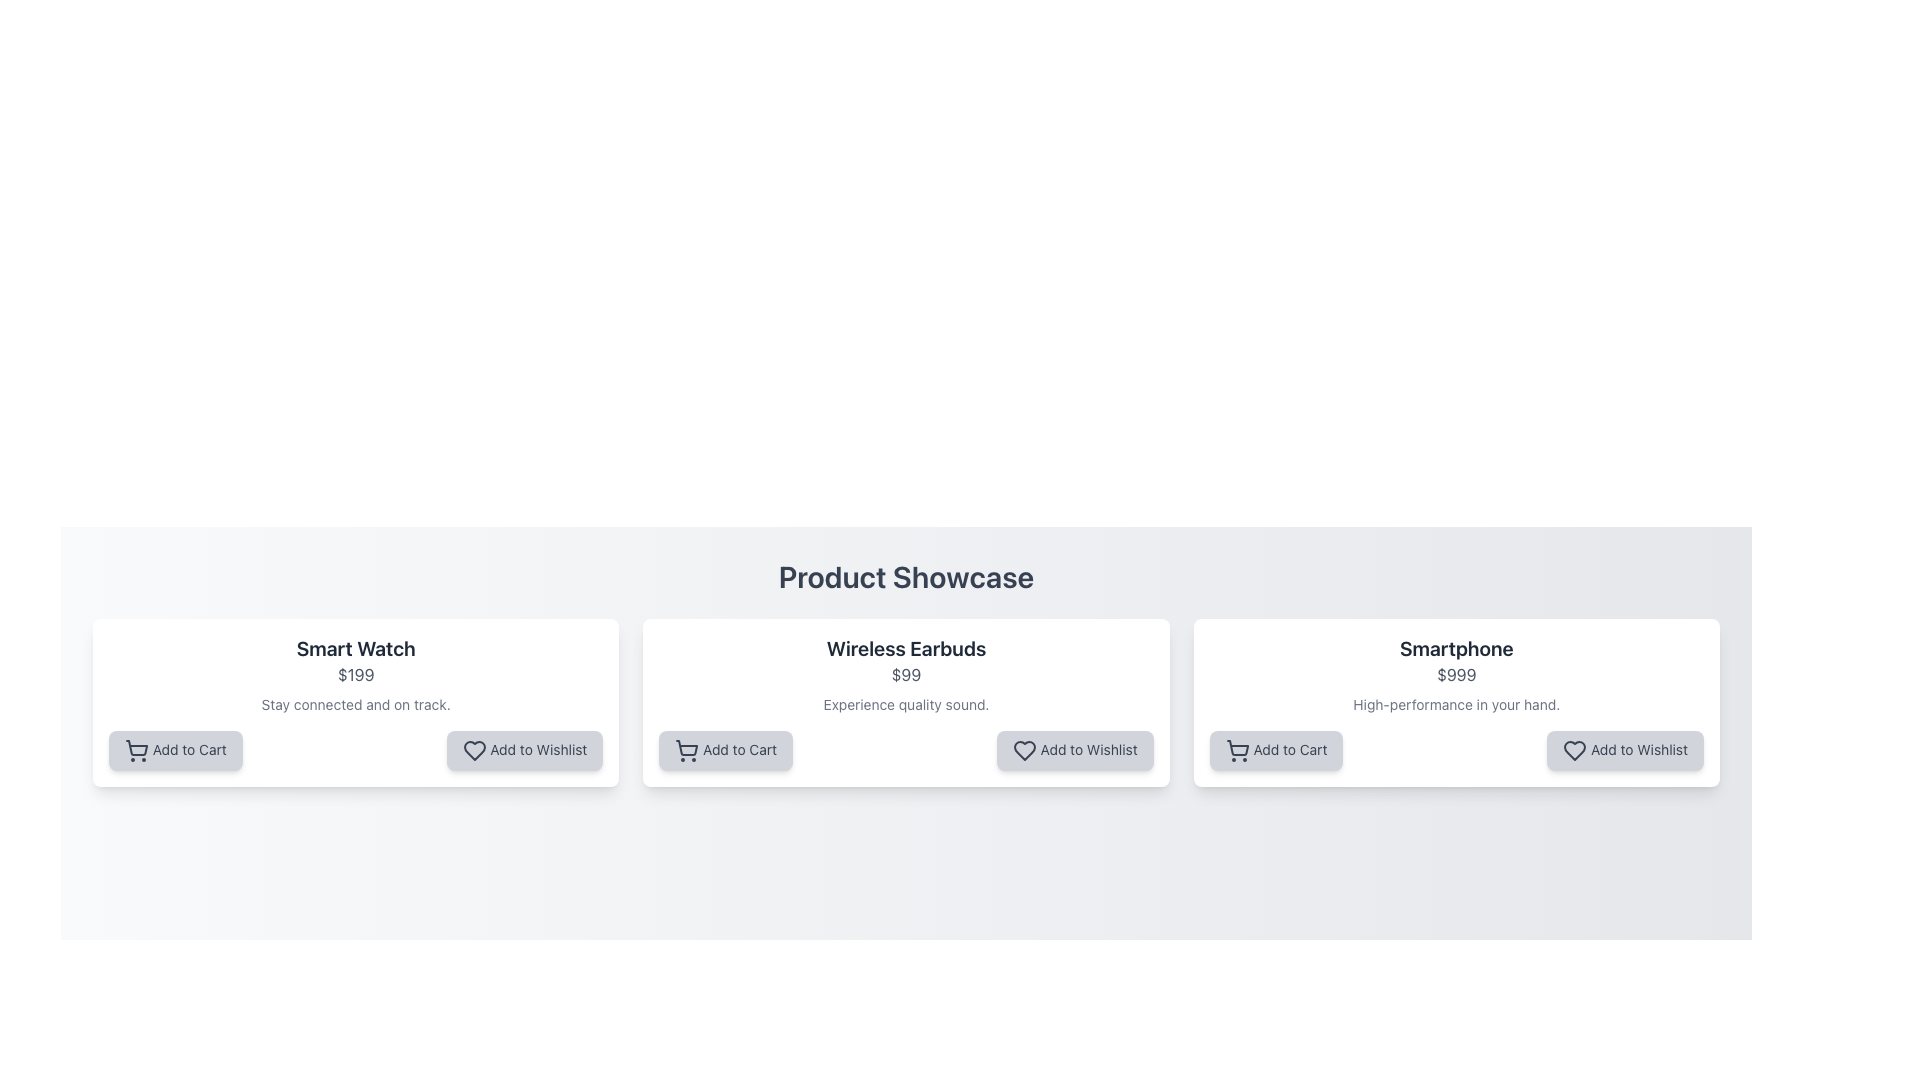  Describe the element at coordinates (1456, 704) in the screenshot. I see `text label that displays 'High-performance in your hand.' located in the card section for a Smartphone, positioned beneath the price tag and above the action buttons` at that location.